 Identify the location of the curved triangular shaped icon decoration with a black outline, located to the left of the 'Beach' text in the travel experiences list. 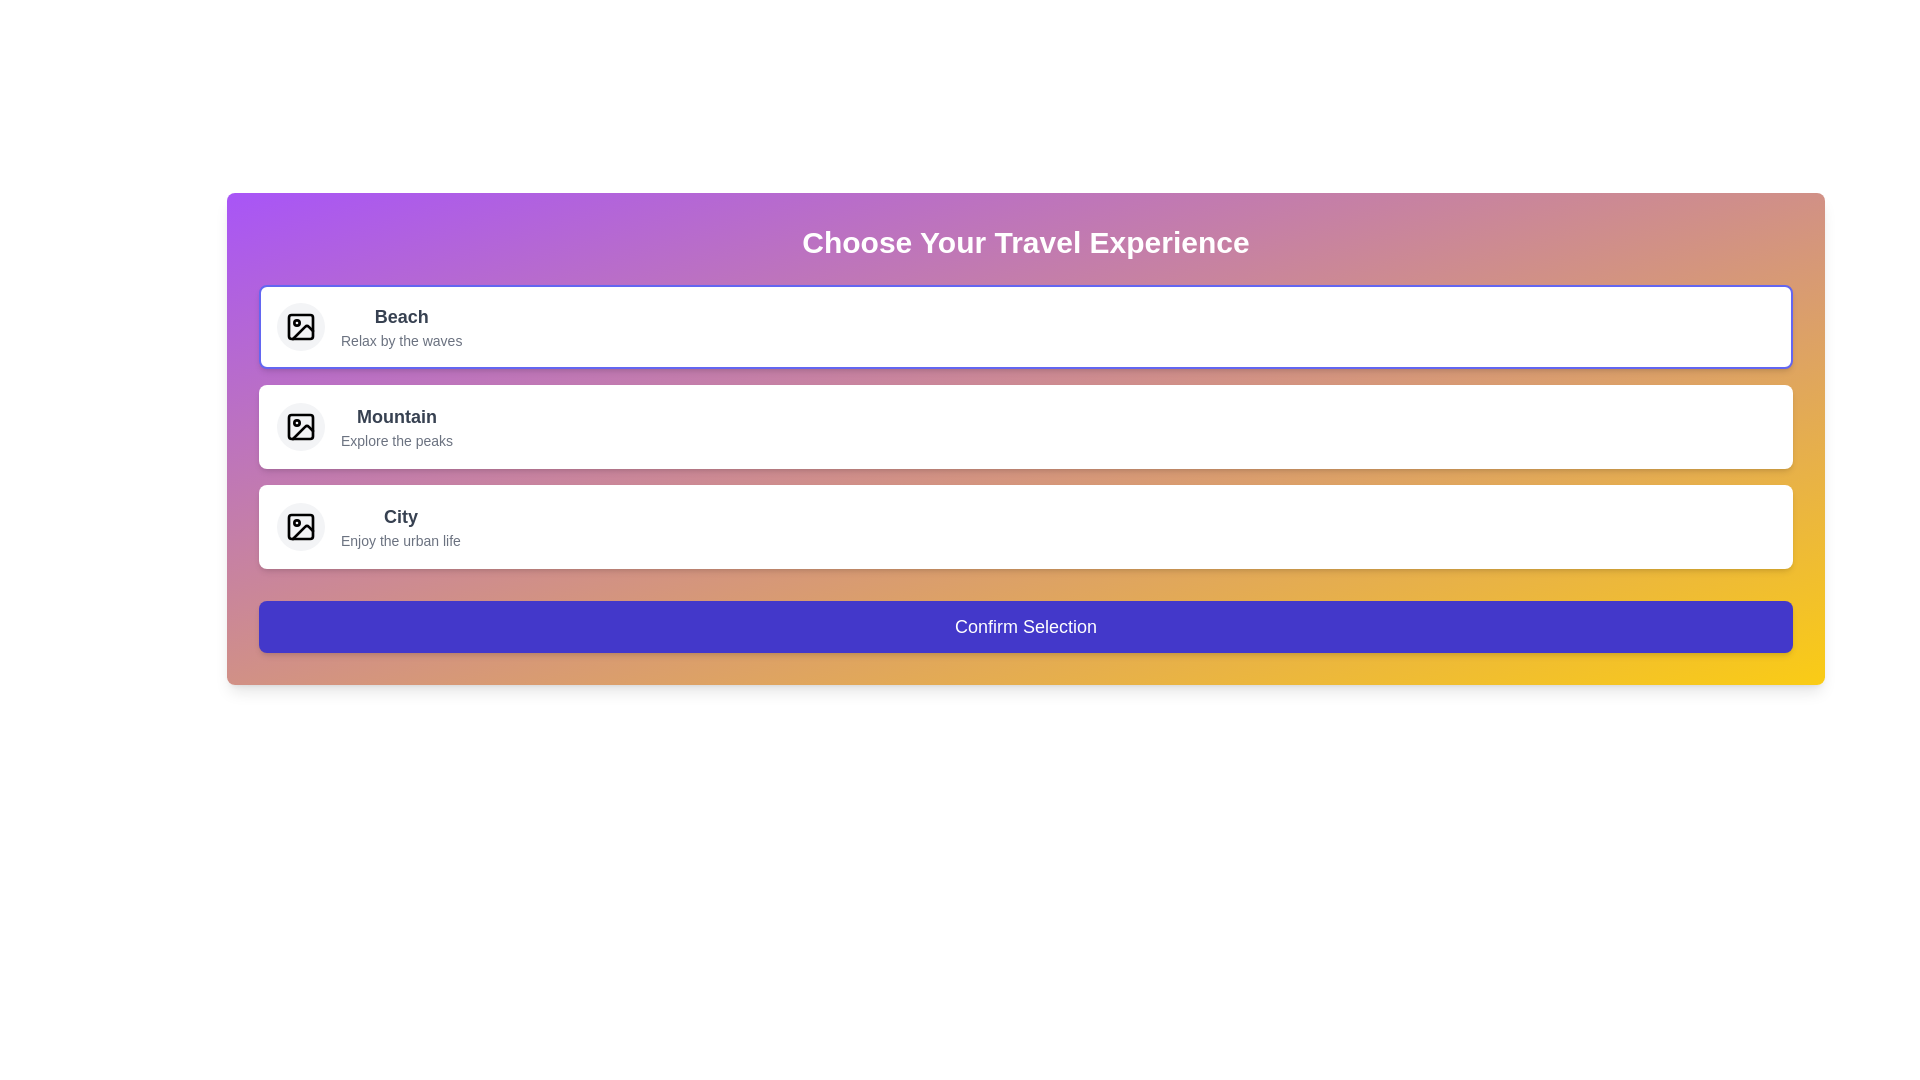
(301, 330).